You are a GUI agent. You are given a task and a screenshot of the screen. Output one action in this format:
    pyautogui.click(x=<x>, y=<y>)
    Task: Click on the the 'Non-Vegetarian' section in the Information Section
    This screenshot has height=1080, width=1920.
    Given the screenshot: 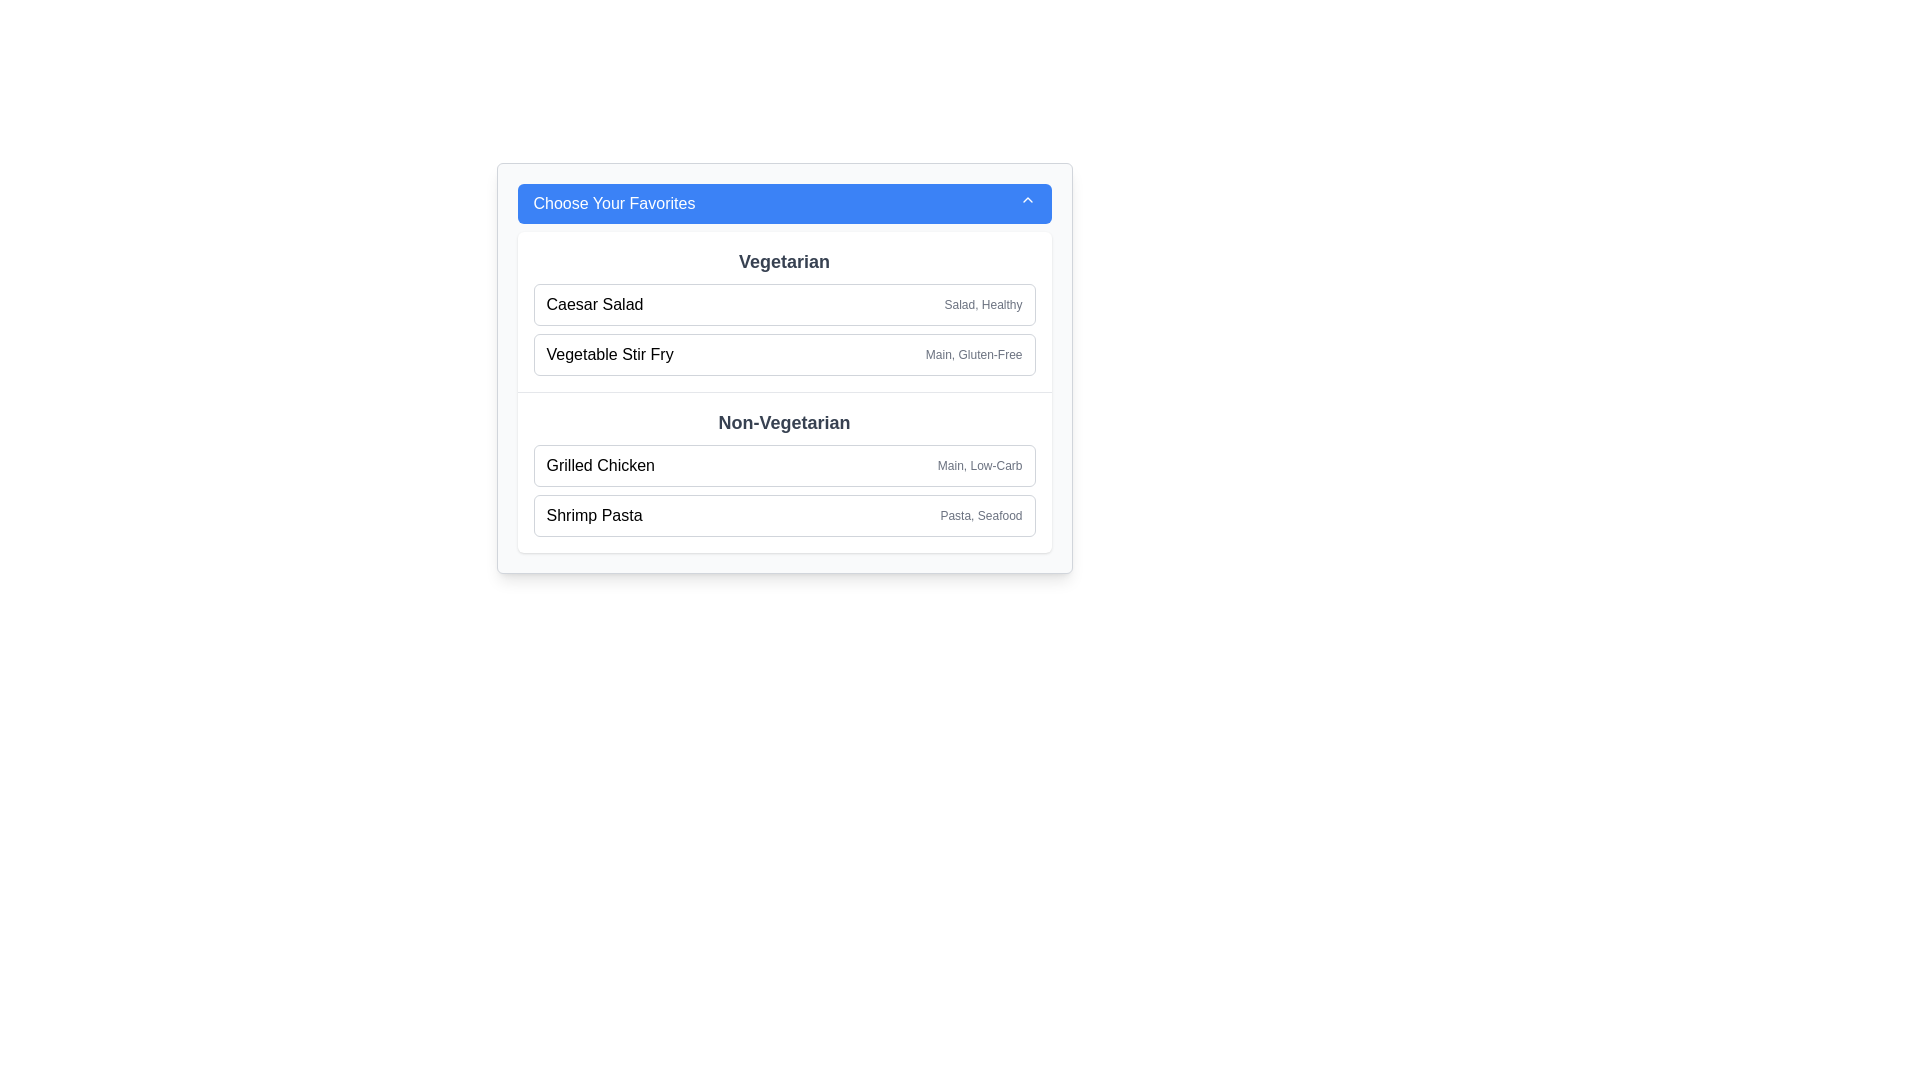 What is the action you would take?
    pyautogui.click(x=783, y=472)
    